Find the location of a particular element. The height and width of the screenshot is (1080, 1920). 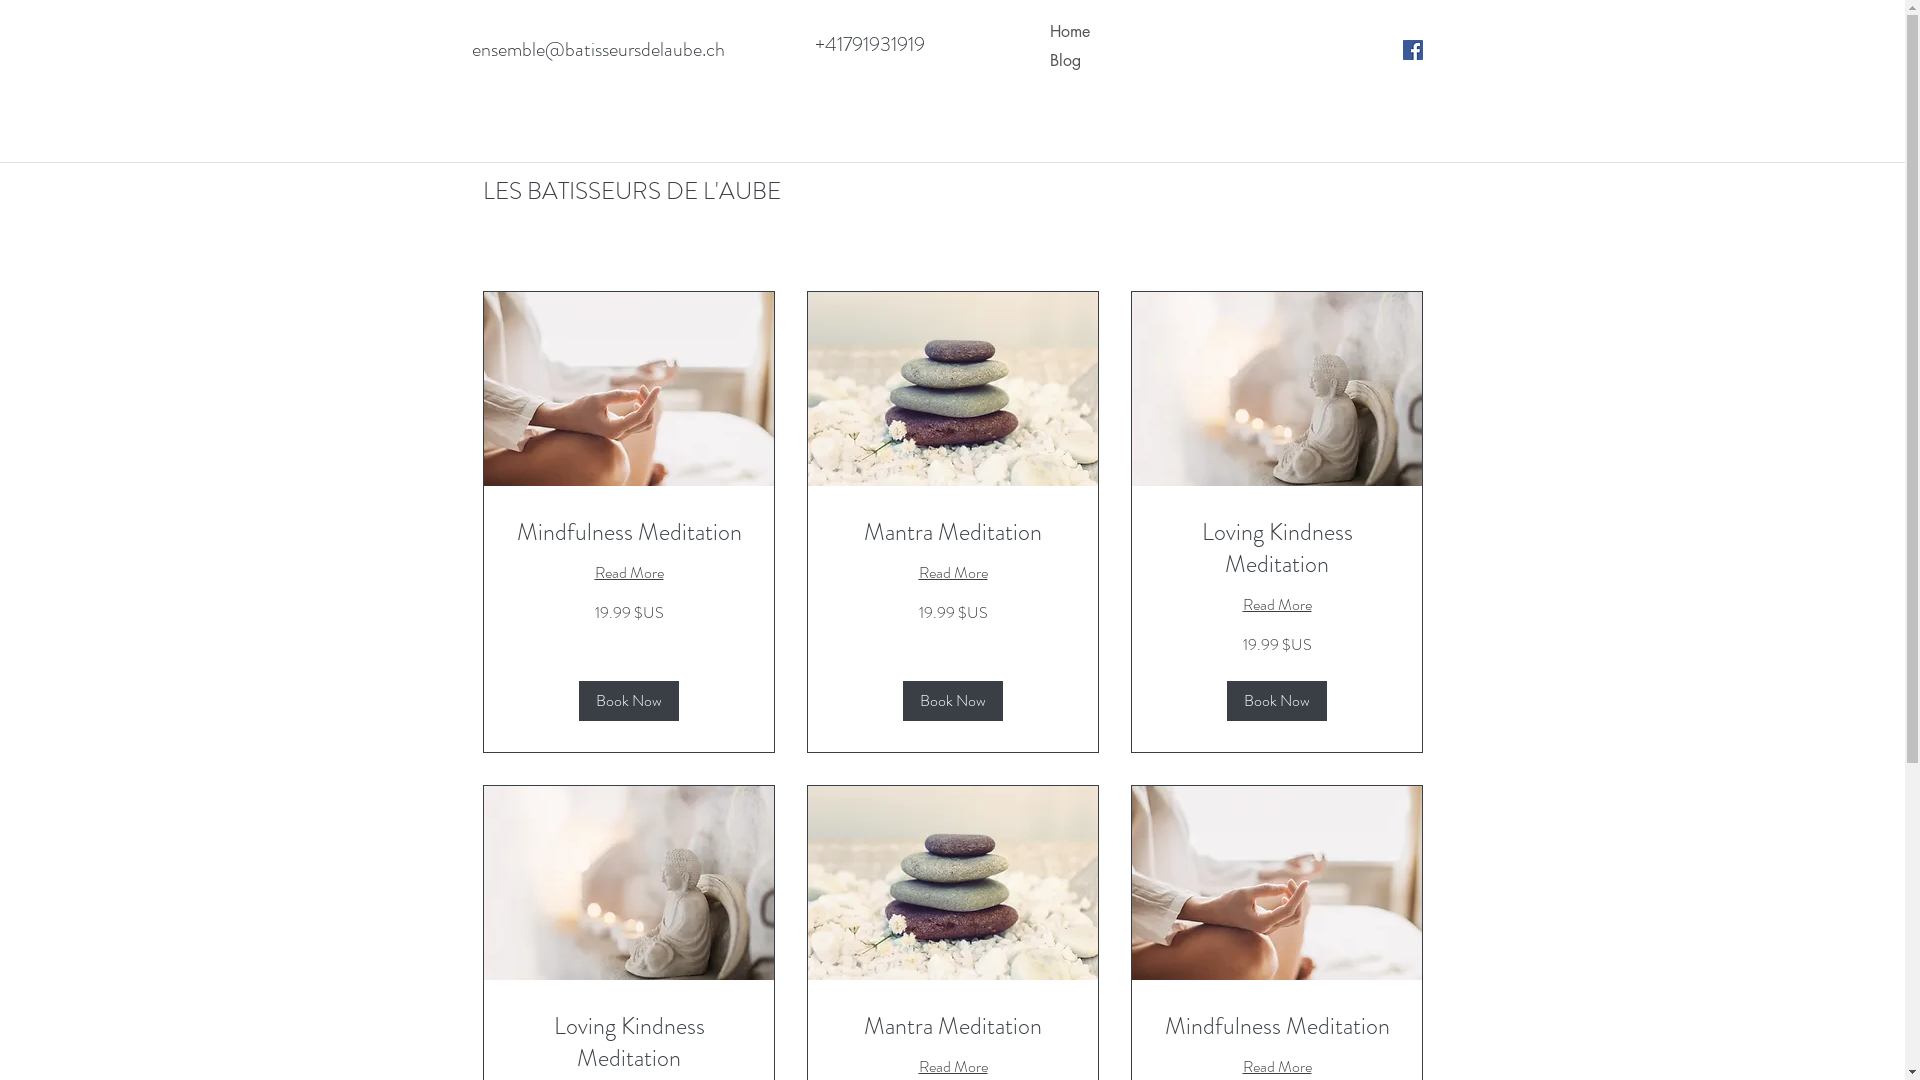

'Read More' is located at coordinates (1275, 604).